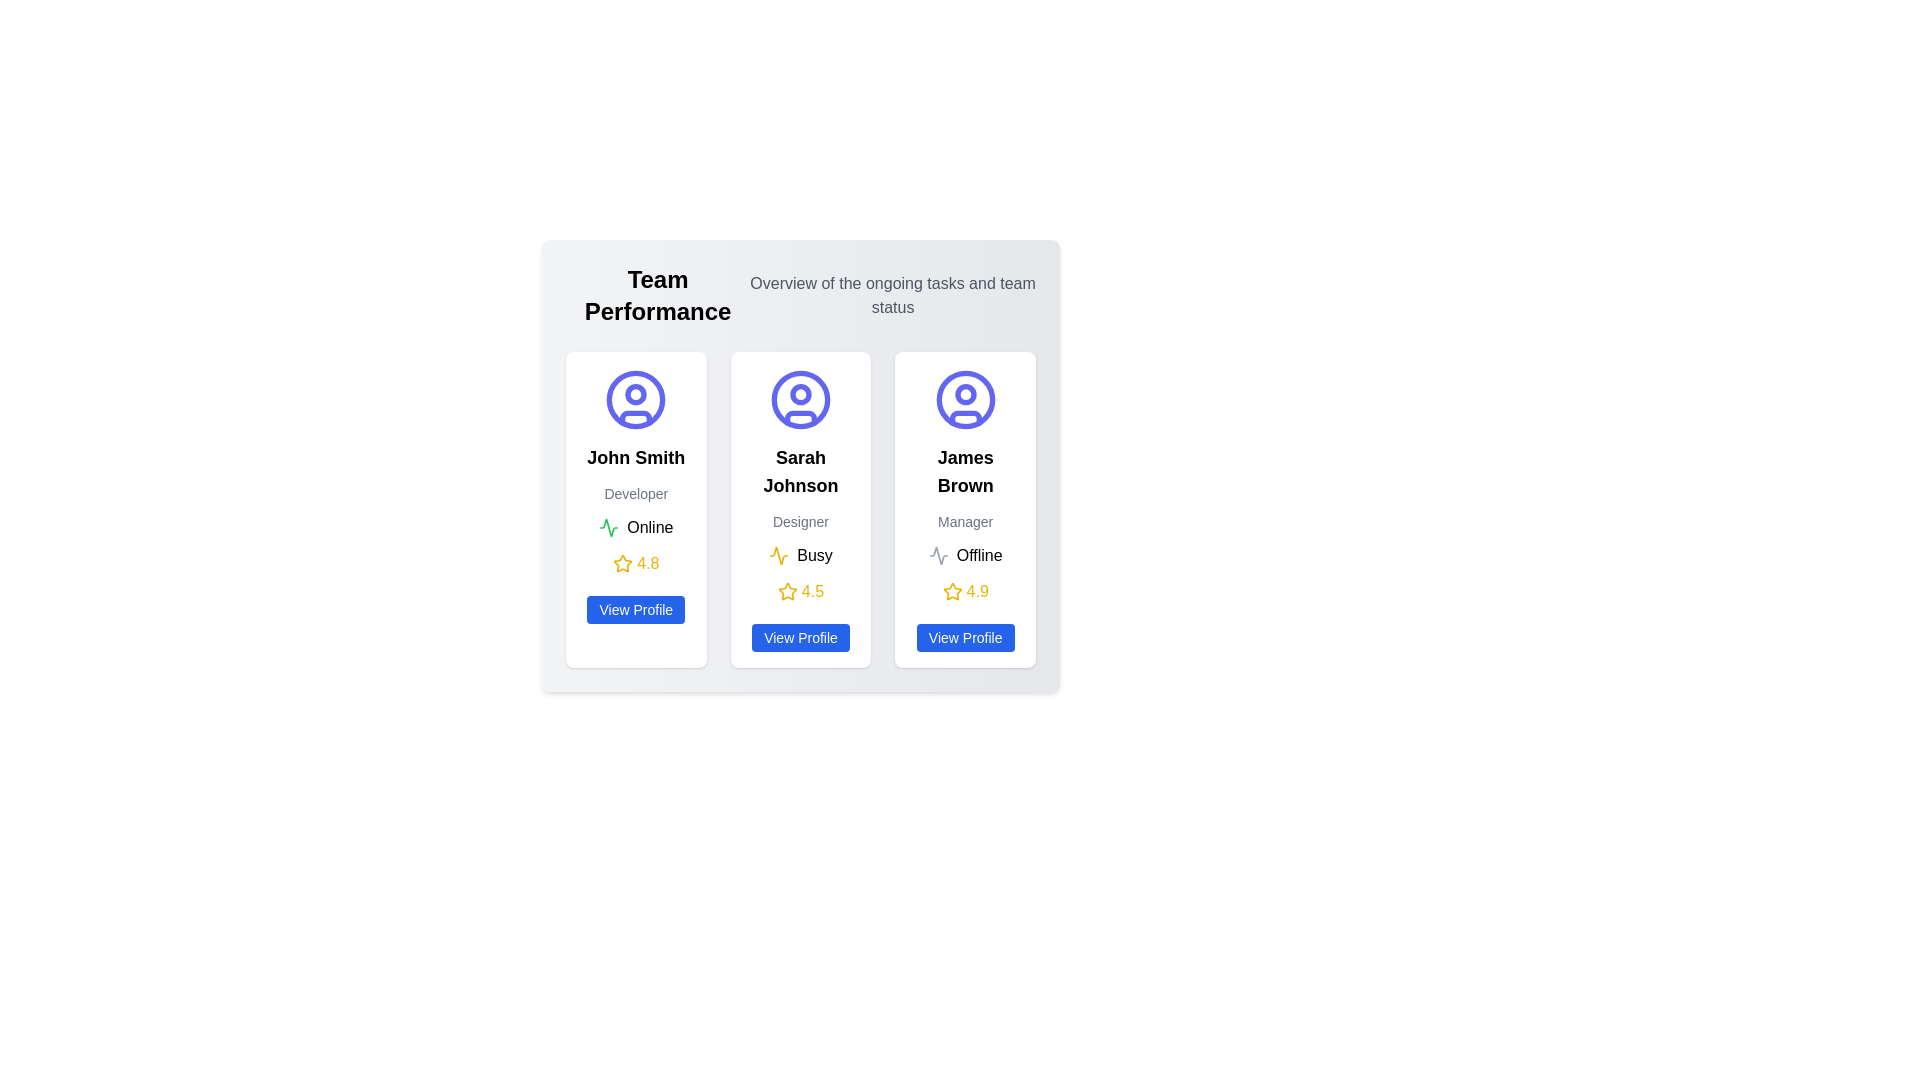  Describe the element at coordinates (635, 417) in the screenshot. I see `vector graphic element representing a detail of the user avatar icon through developer tools` at that location.